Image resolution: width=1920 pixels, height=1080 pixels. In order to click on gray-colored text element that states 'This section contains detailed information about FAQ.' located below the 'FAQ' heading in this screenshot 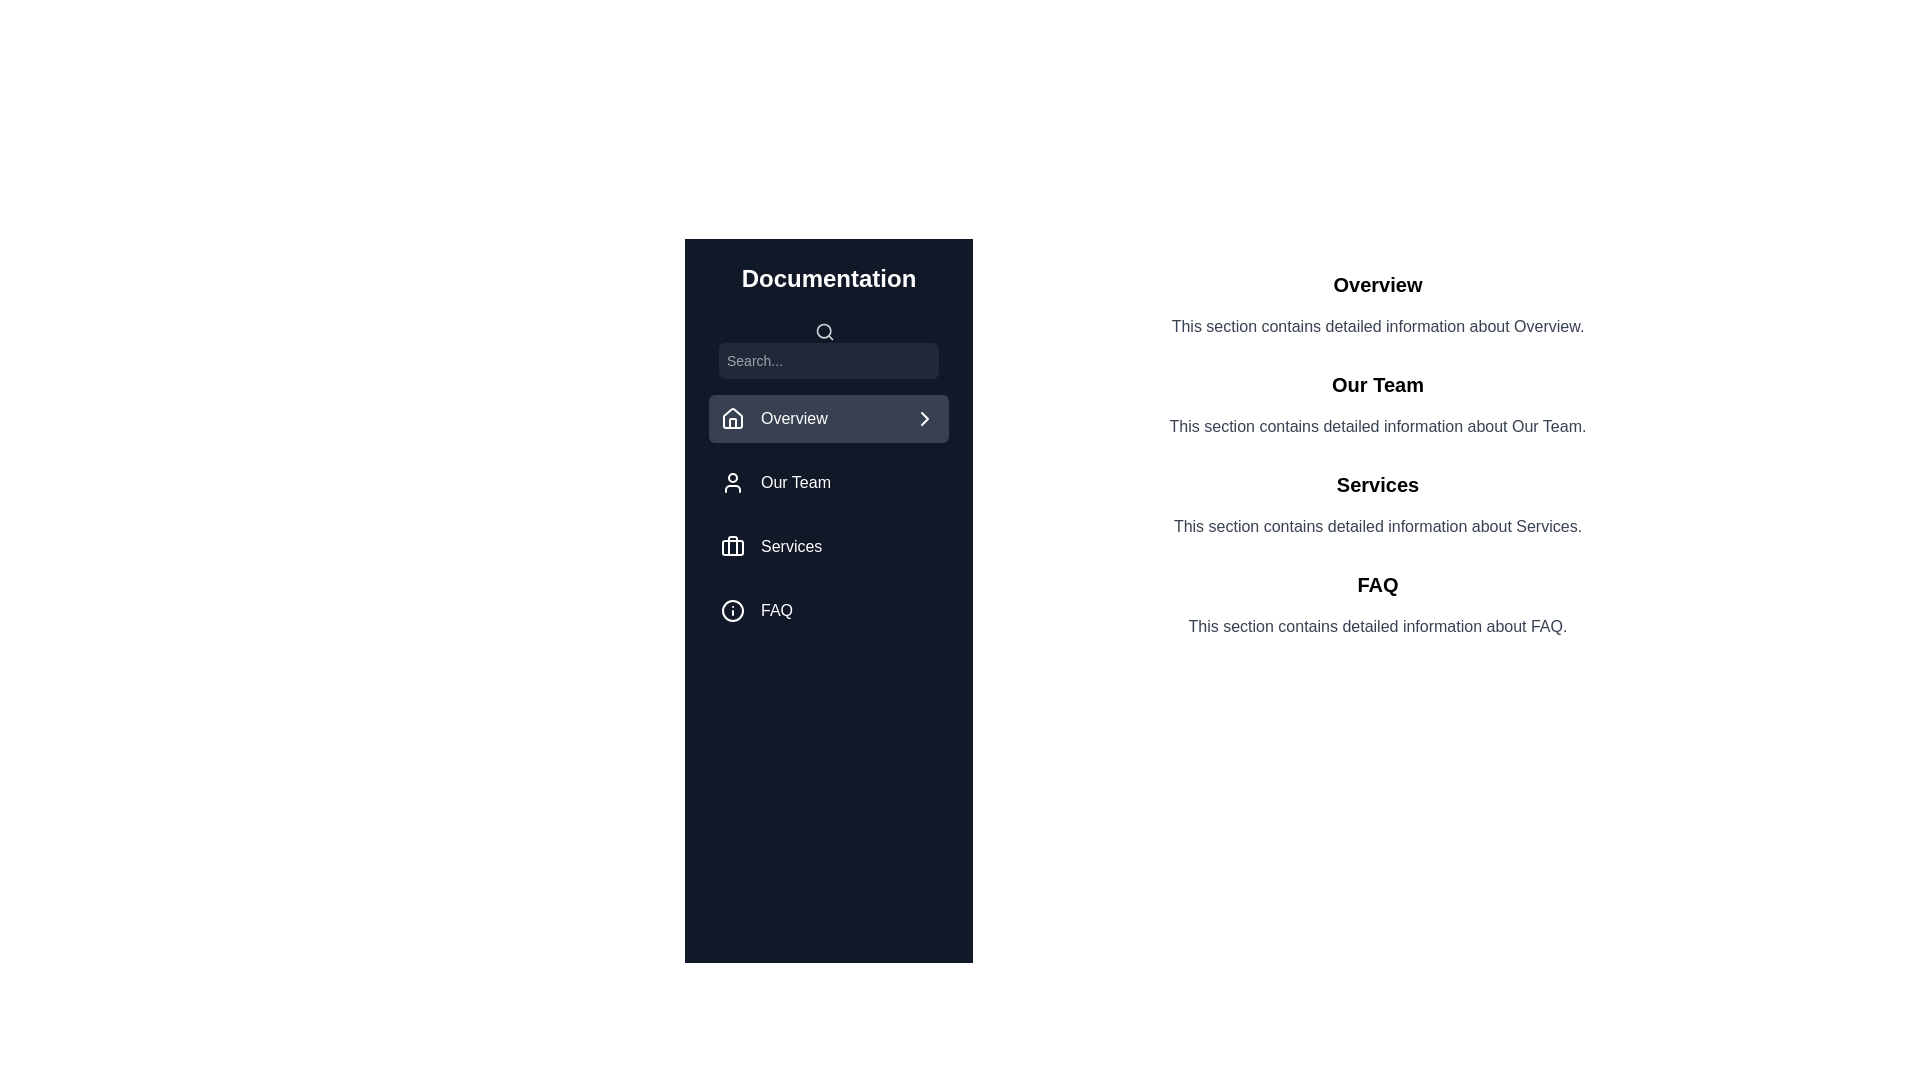, I will do `click(1376, 626)`.